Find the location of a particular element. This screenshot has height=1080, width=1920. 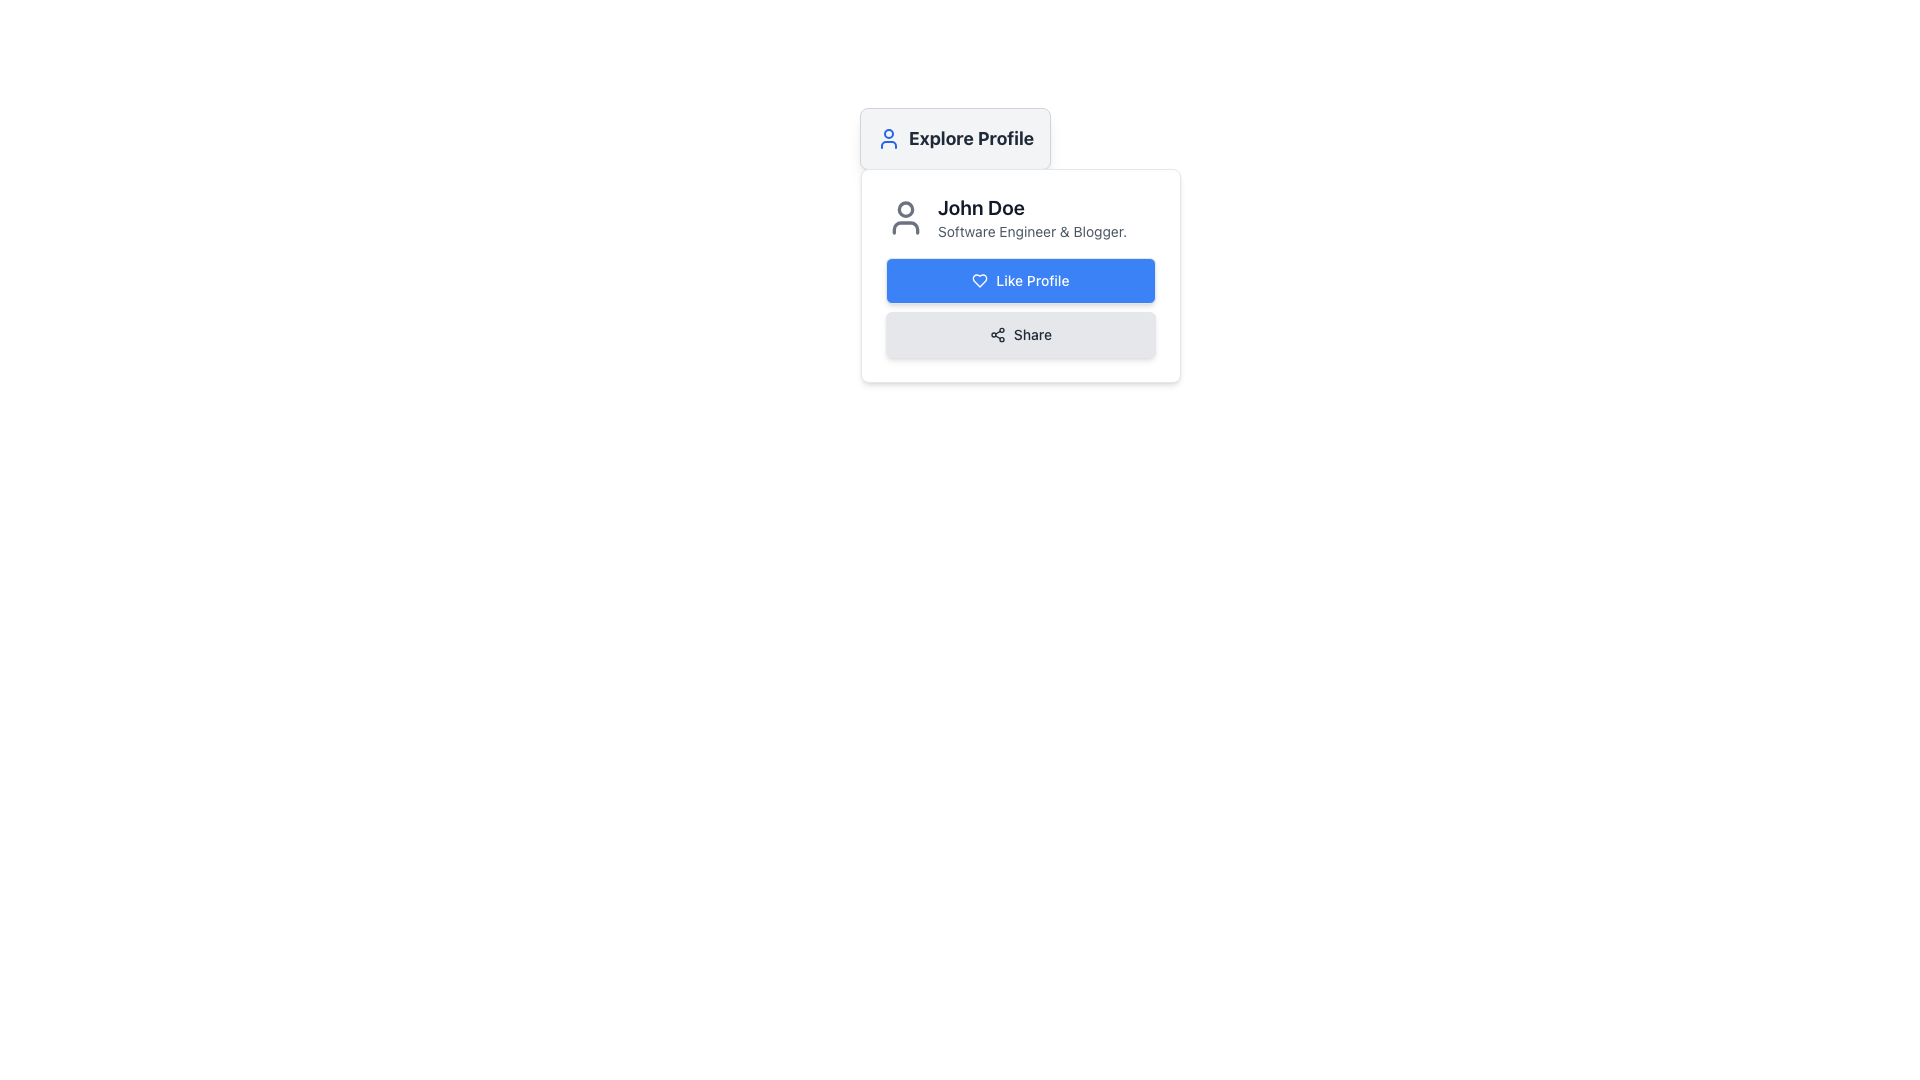

the user silhouette icon, which is gray and features a circular head with a curved line for shoulders, located in the top left corner of a card layout adjacent to the text 'John Doe Software Engineer & Blogger.' is located at coordinates (904, 218).